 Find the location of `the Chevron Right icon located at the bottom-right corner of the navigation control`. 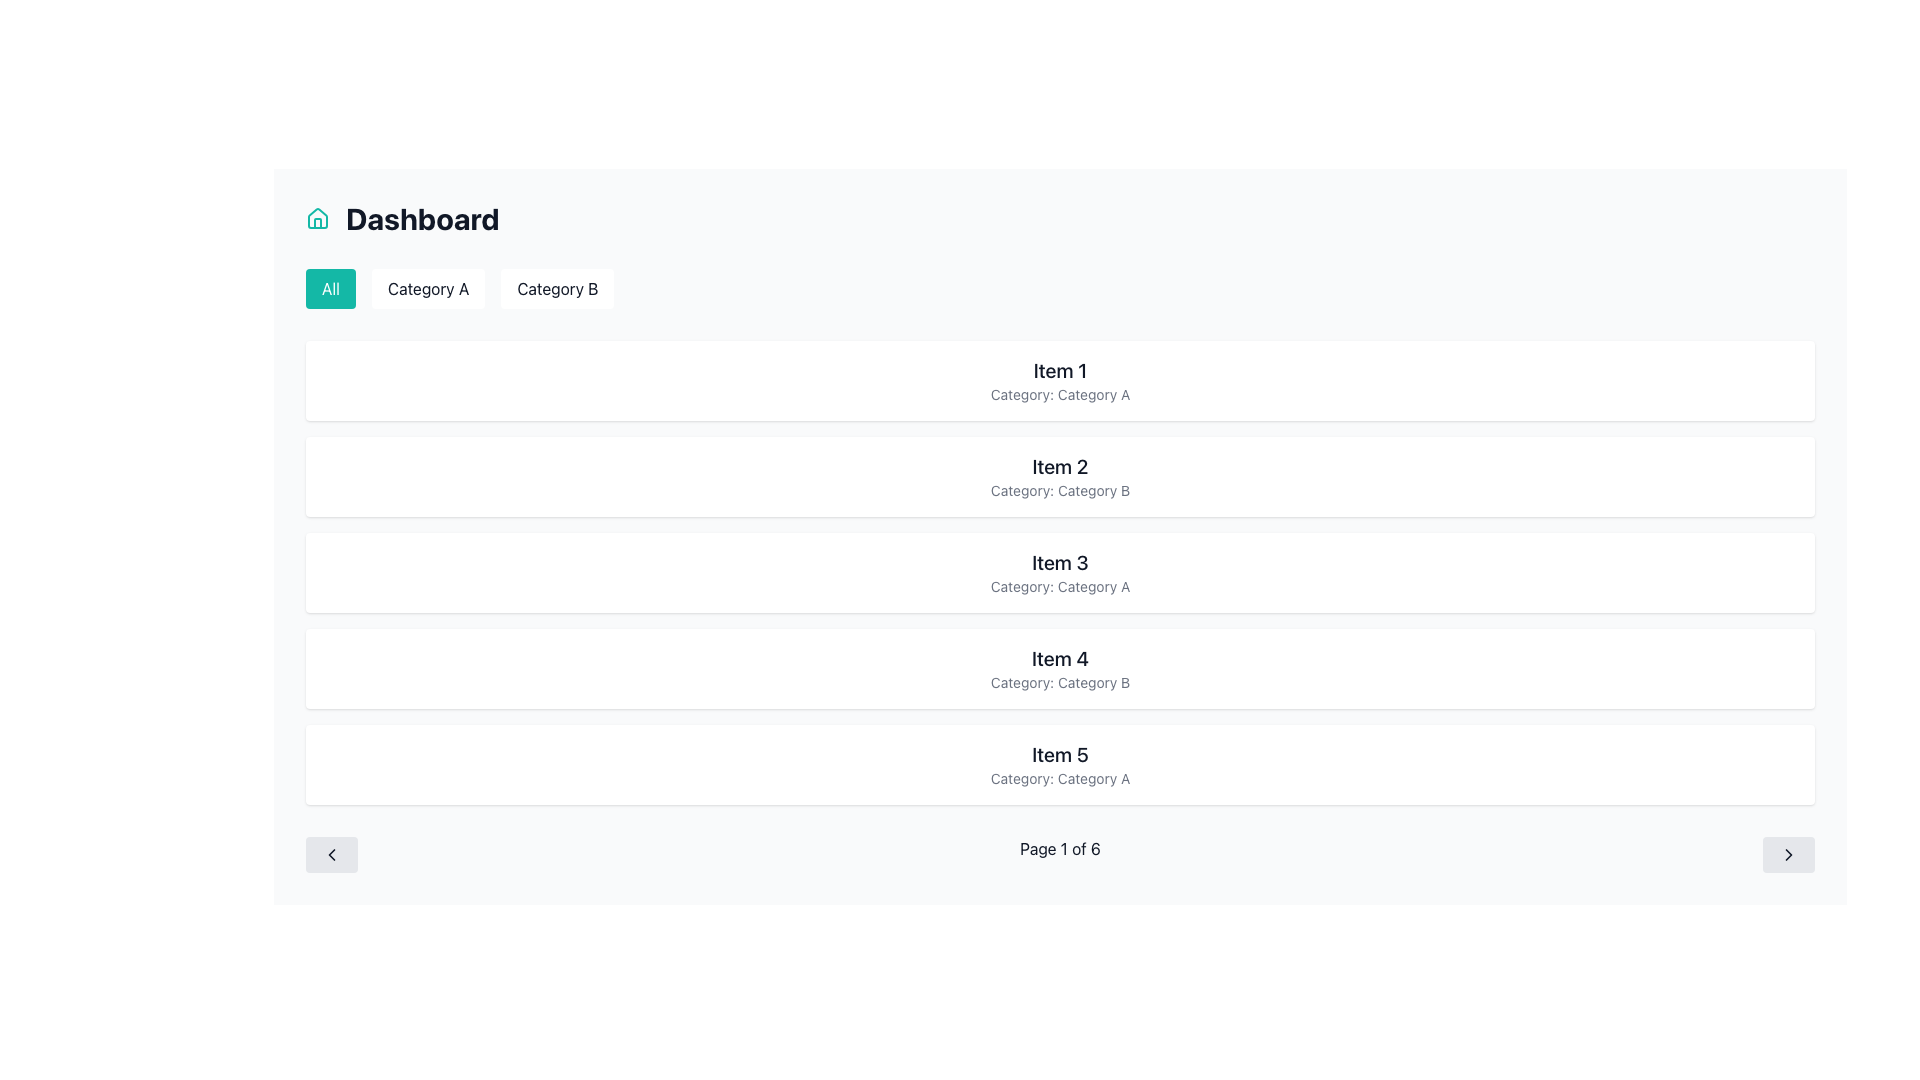

the Chevron Right icon located at the bottom-right corner of the navigation control is located at coordinates (1789, 855).